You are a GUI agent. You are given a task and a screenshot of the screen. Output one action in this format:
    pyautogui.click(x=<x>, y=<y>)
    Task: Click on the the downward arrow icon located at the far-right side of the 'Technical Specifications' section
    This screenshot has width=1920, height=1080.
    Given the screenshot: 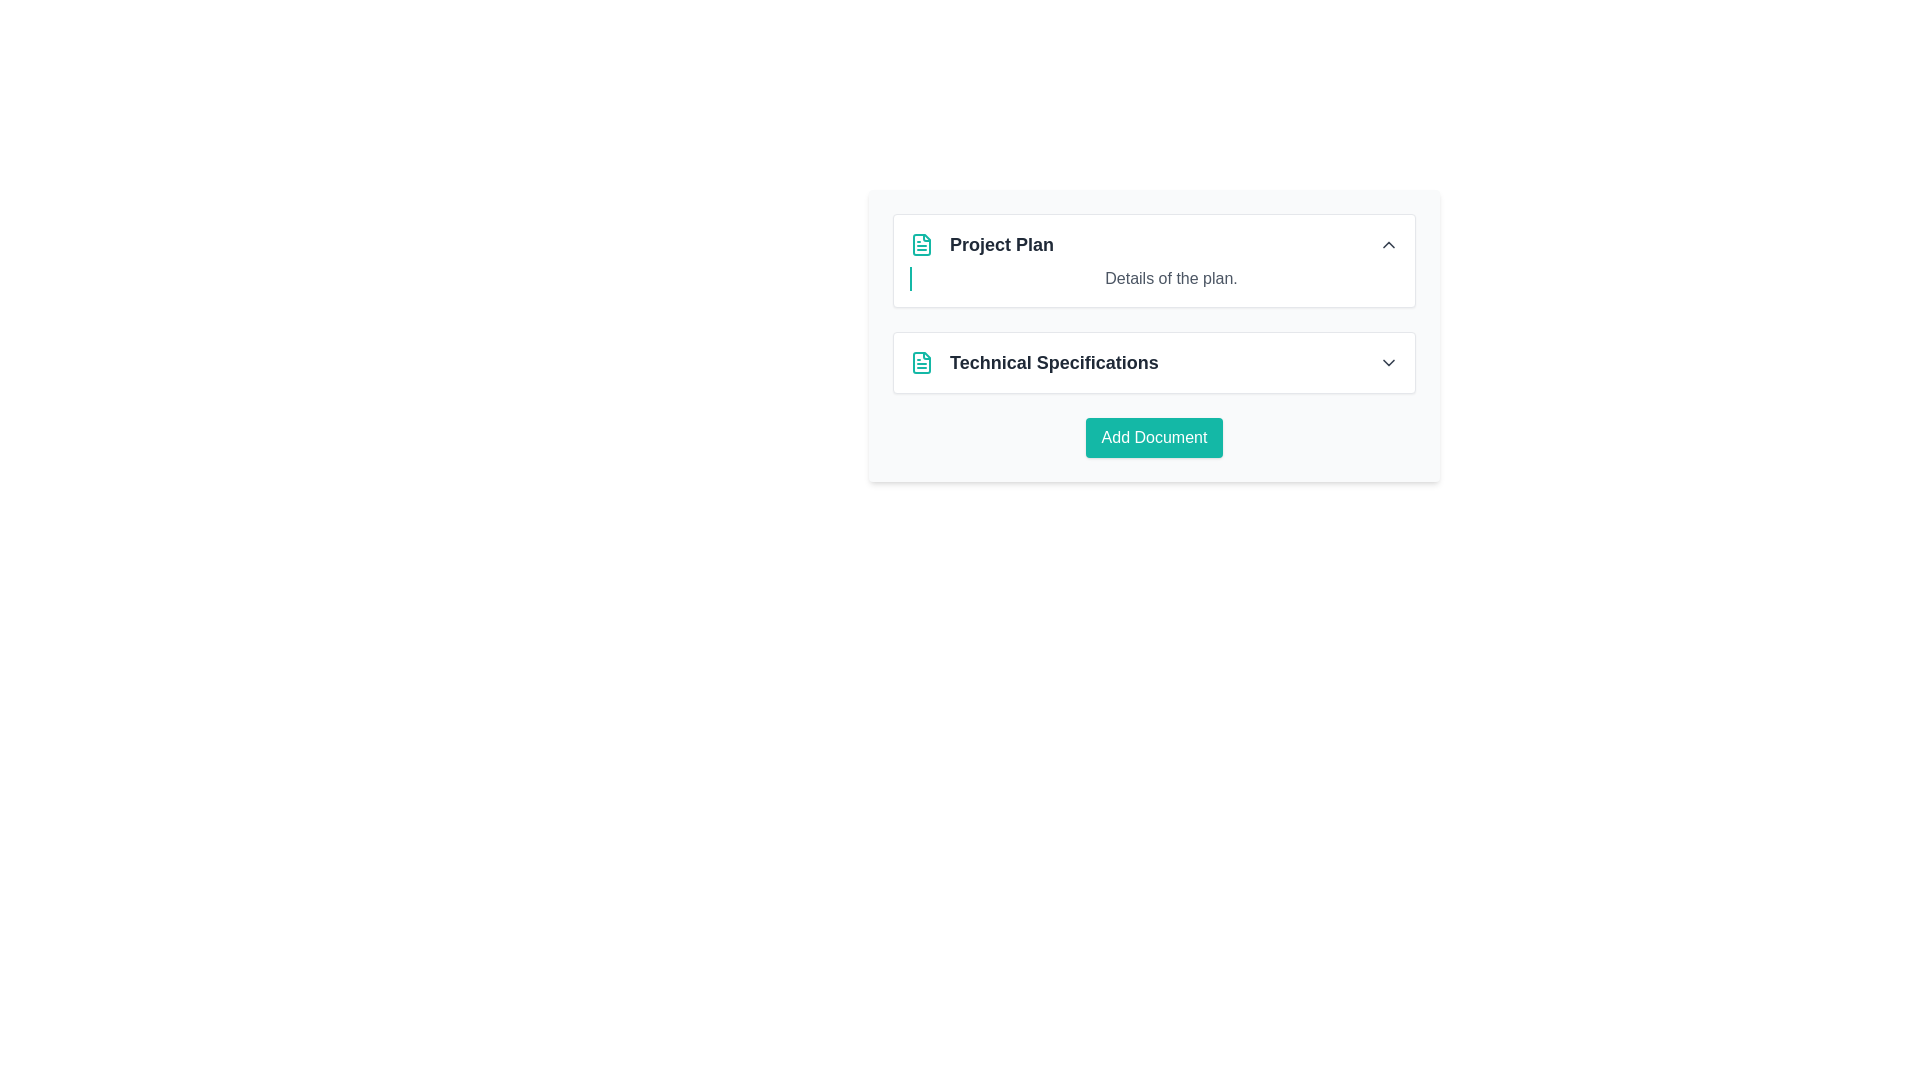 What is the action you would take?
    pyautogui.click(x=1387, y=362)
    